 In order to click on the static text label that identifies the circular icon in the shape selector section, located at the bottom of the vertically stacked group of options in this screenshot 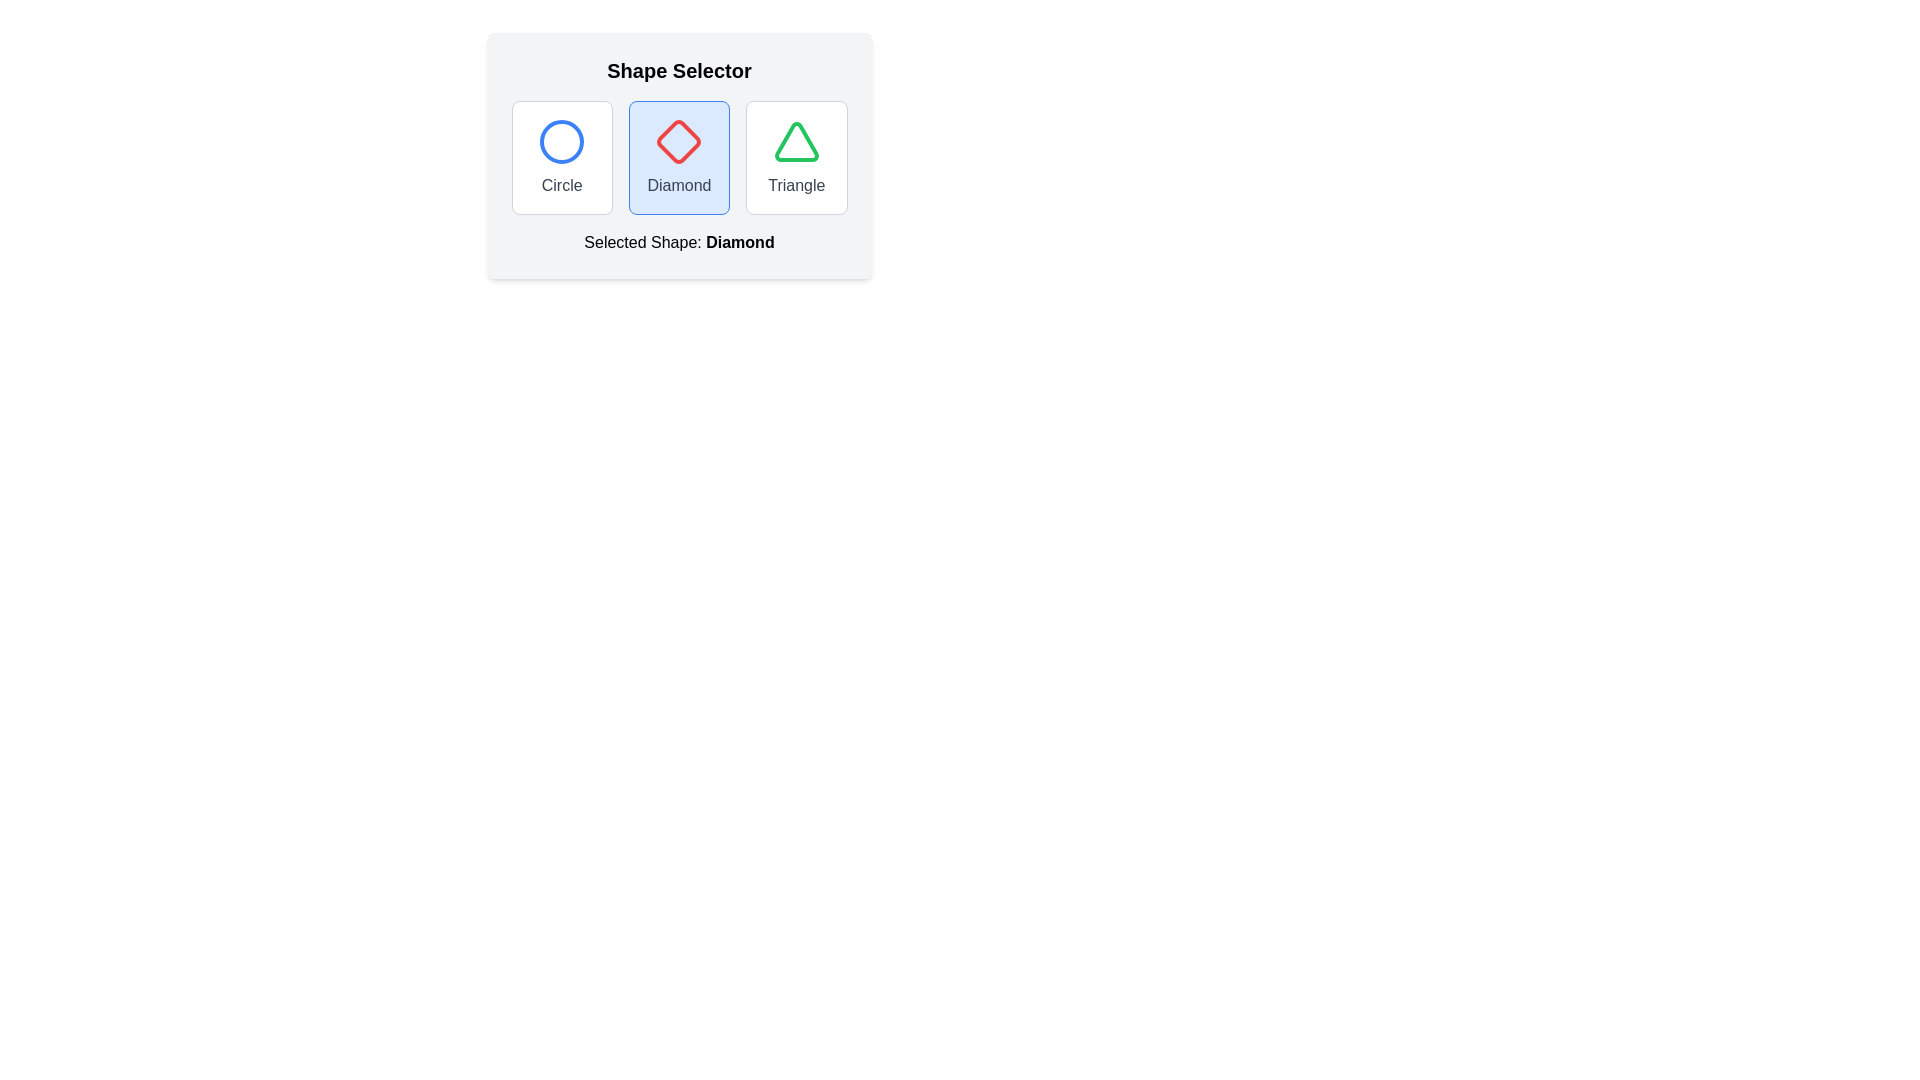, I will do `click(561, 185)`.